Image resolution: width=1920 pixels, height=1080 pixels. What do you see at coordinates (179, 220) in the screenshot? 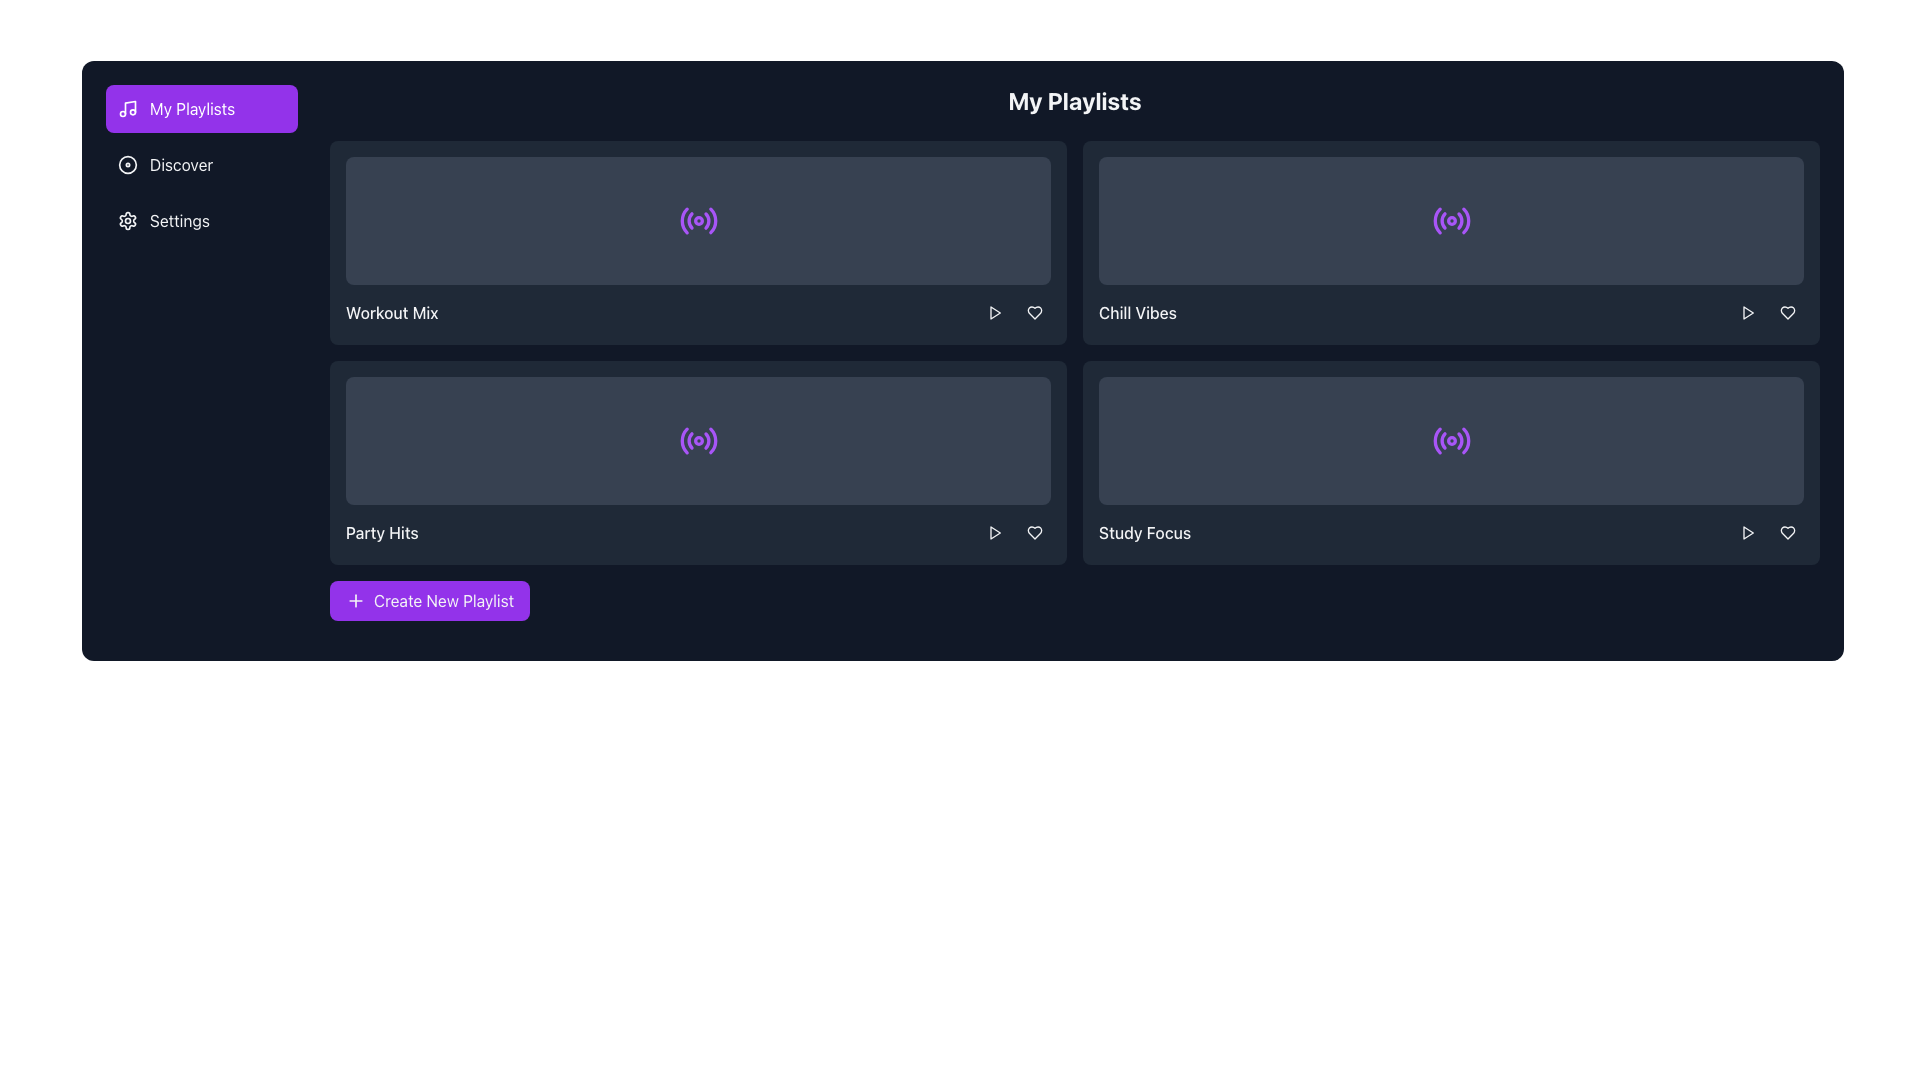
I see `the 'Settings' text label in the sidebar menu` at bounding box center [179, 220].